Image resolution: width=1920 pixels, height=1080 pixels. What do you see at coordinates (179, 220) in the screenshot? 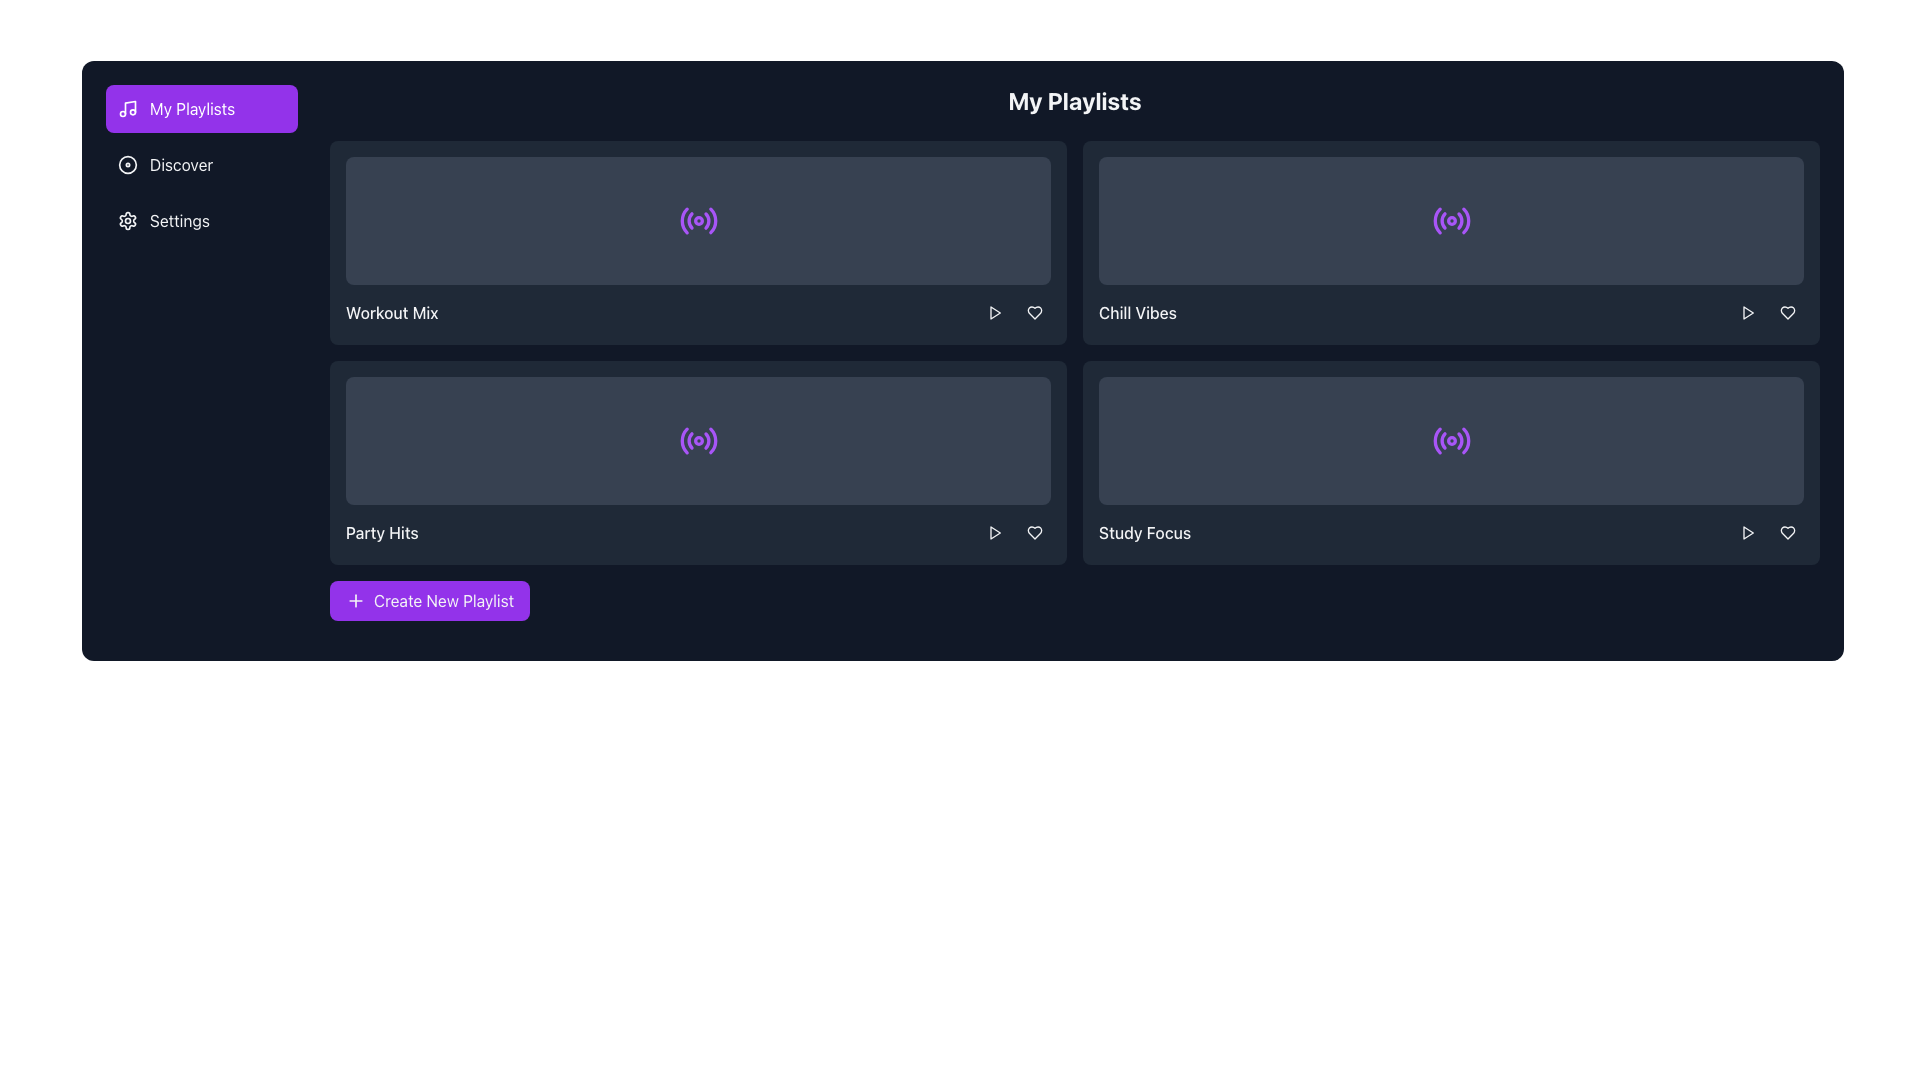
I see `the 'Settings' text label in the sidebar menu` at bounding box center [179, 220].